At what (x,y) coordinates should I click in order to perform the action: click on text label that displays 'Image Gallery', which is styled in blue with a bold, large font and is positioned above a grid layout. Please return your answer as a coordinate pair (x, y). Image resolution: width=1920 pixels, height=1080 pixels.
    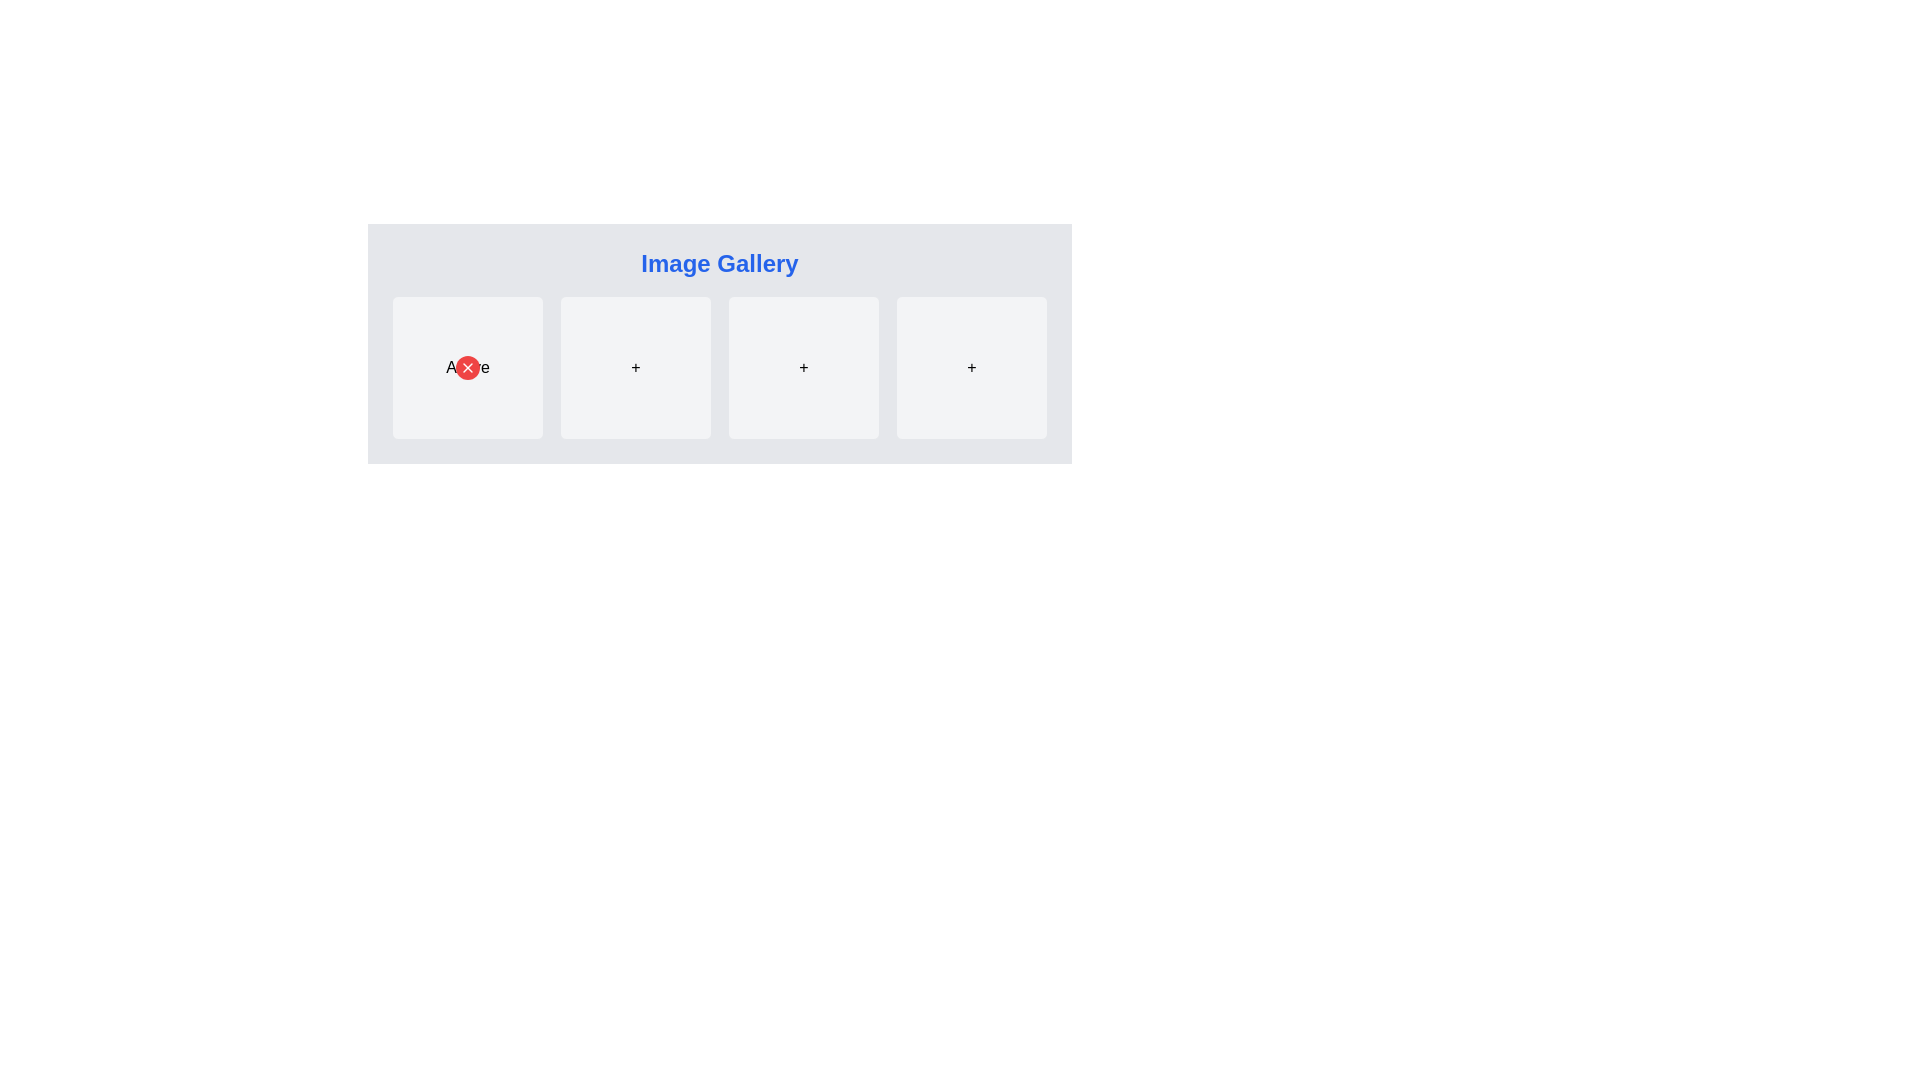
    Looking at the image, I should click on (720, 262).